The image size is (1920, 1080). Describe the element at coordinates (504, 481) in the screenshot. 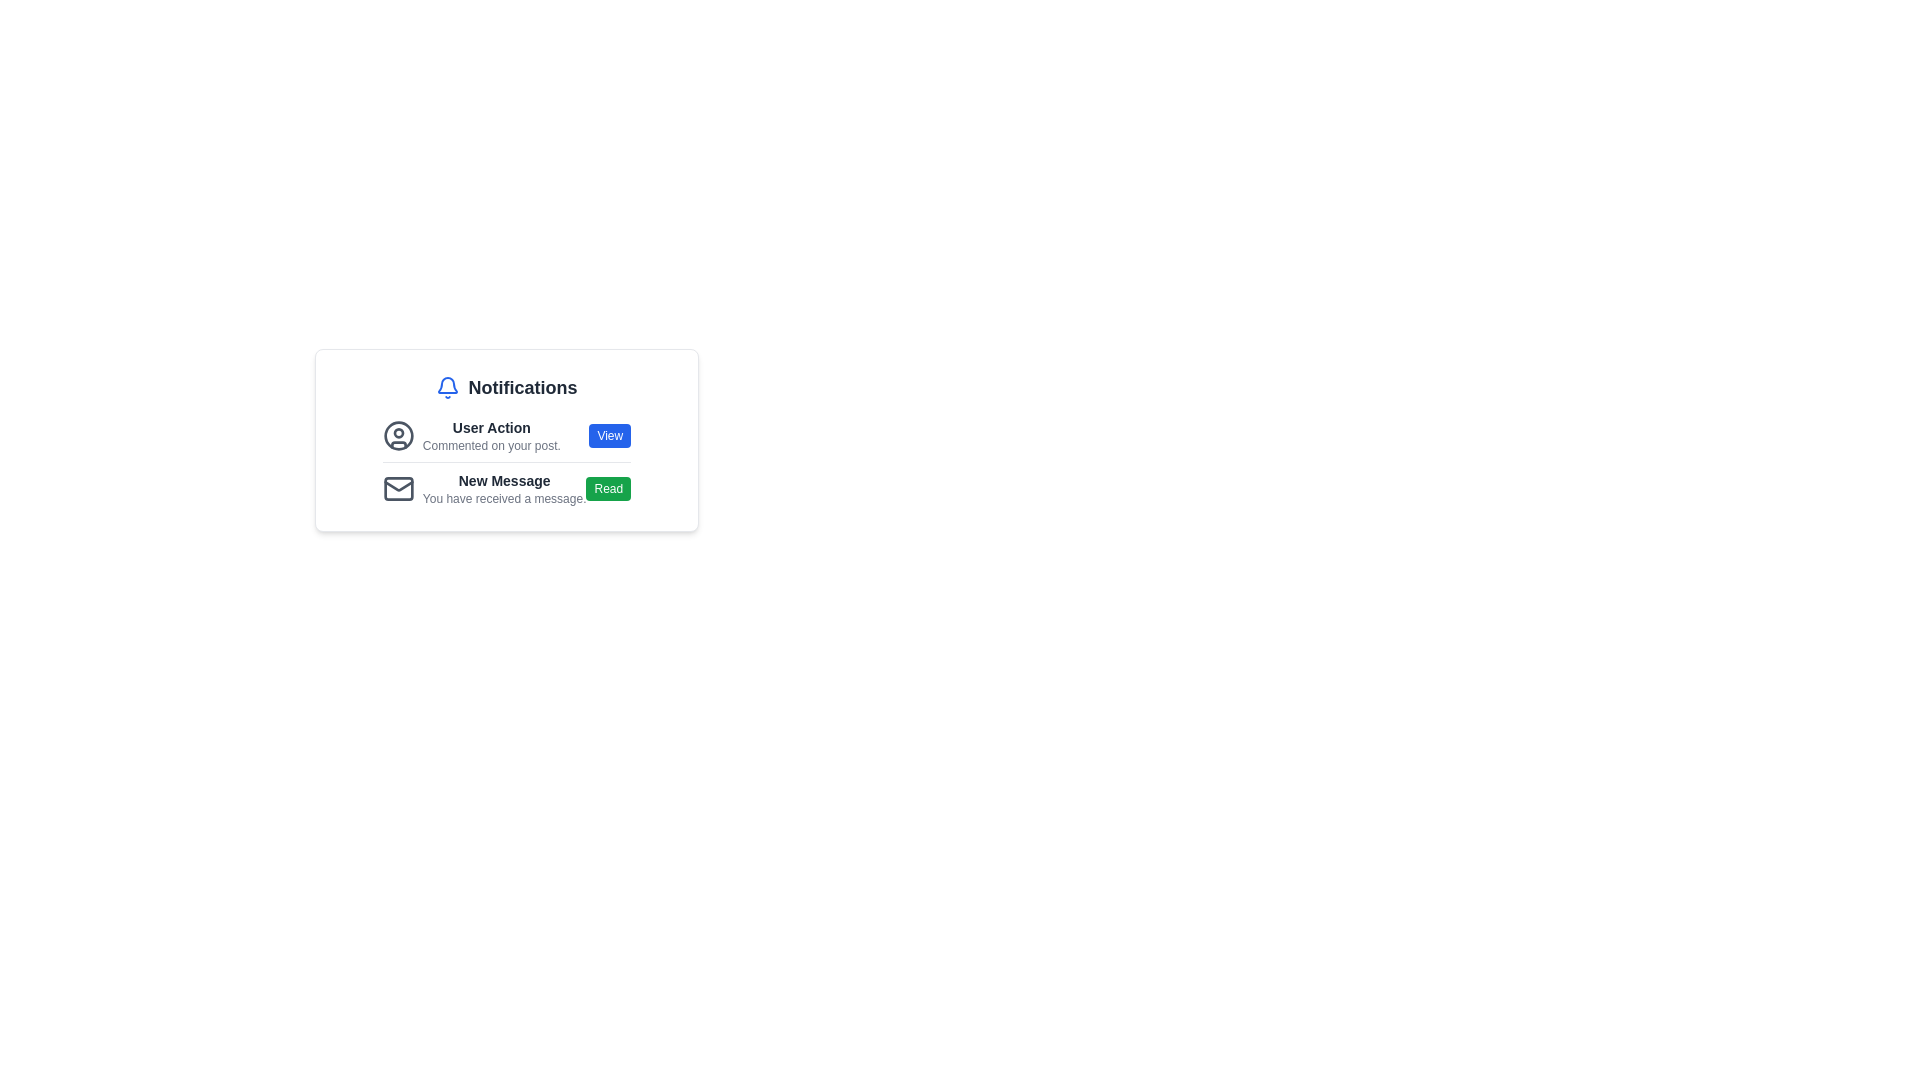

I see `text label that displays 'New Message', which is styled in bold, dark-gray font and is positioned at the top-center of the notification card` at that location.